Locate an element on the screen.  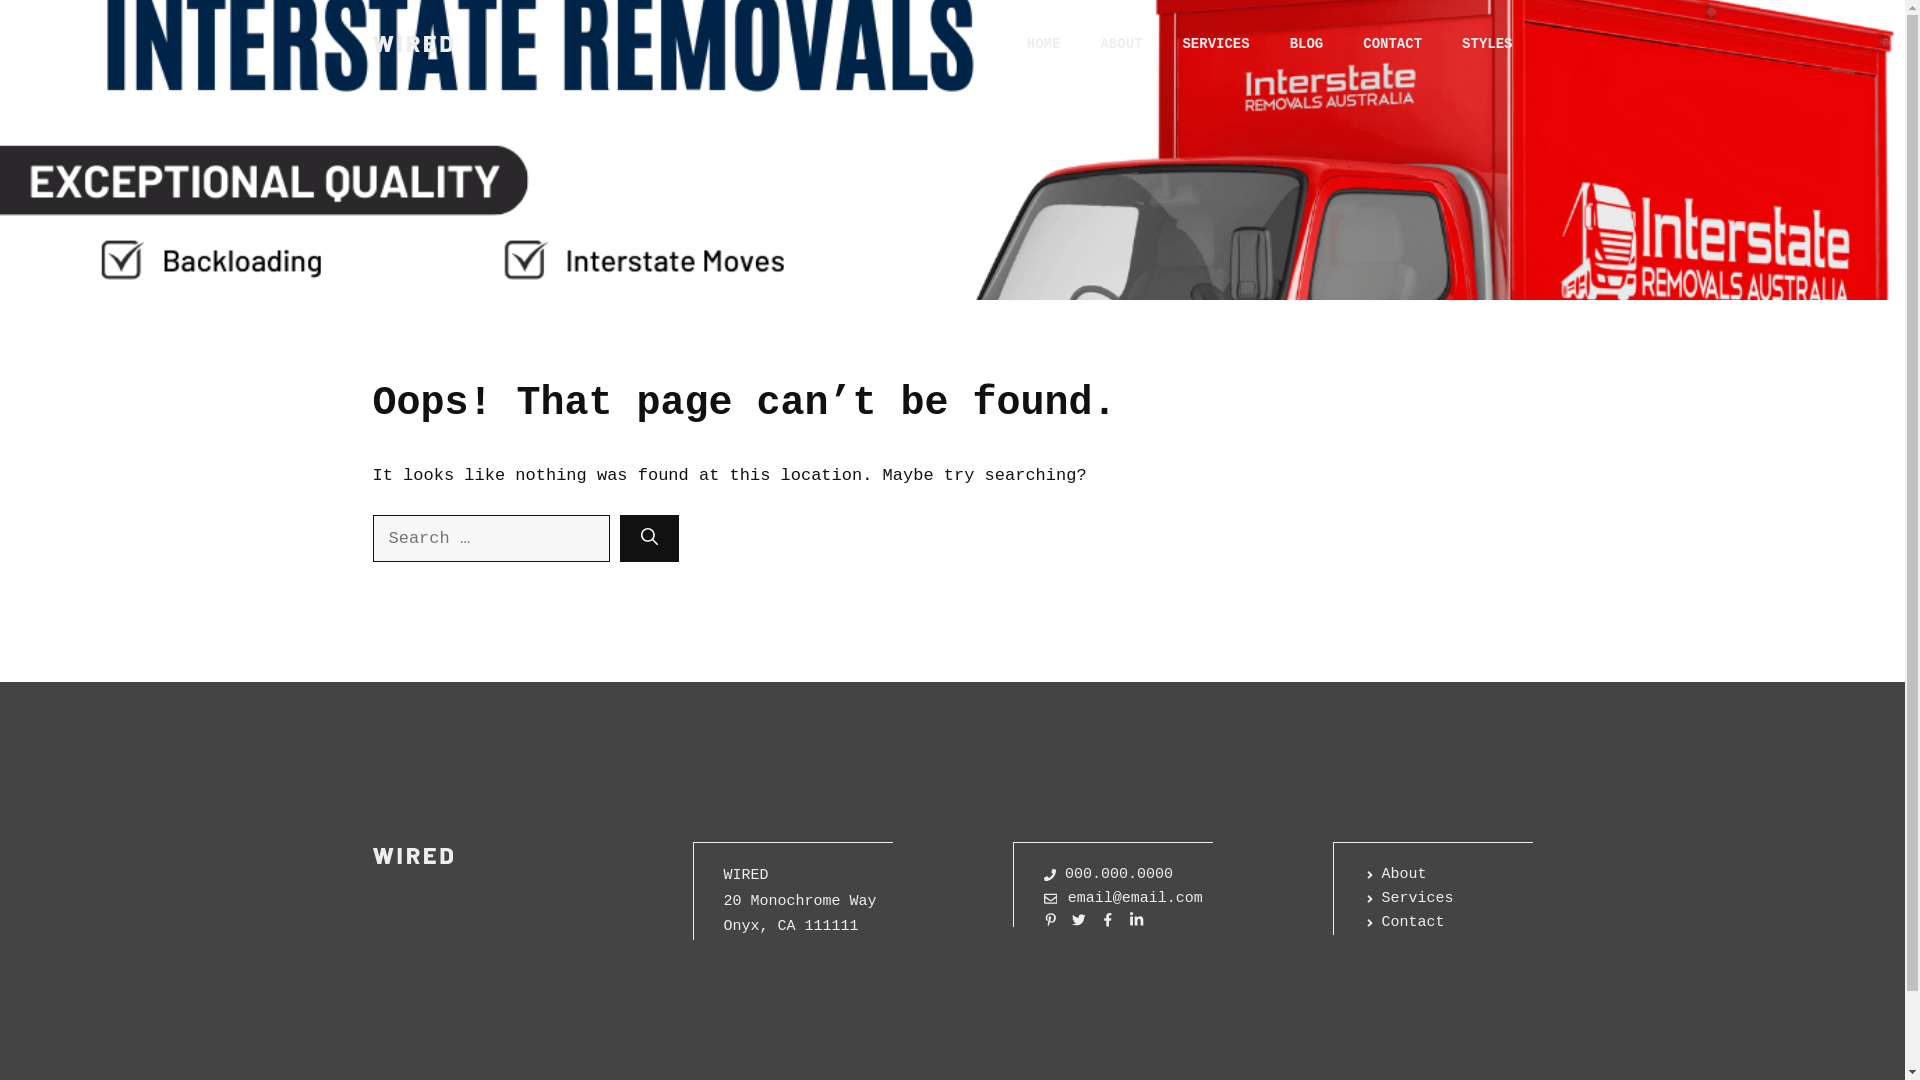
'Services' is located at coordinates (1408, 897).